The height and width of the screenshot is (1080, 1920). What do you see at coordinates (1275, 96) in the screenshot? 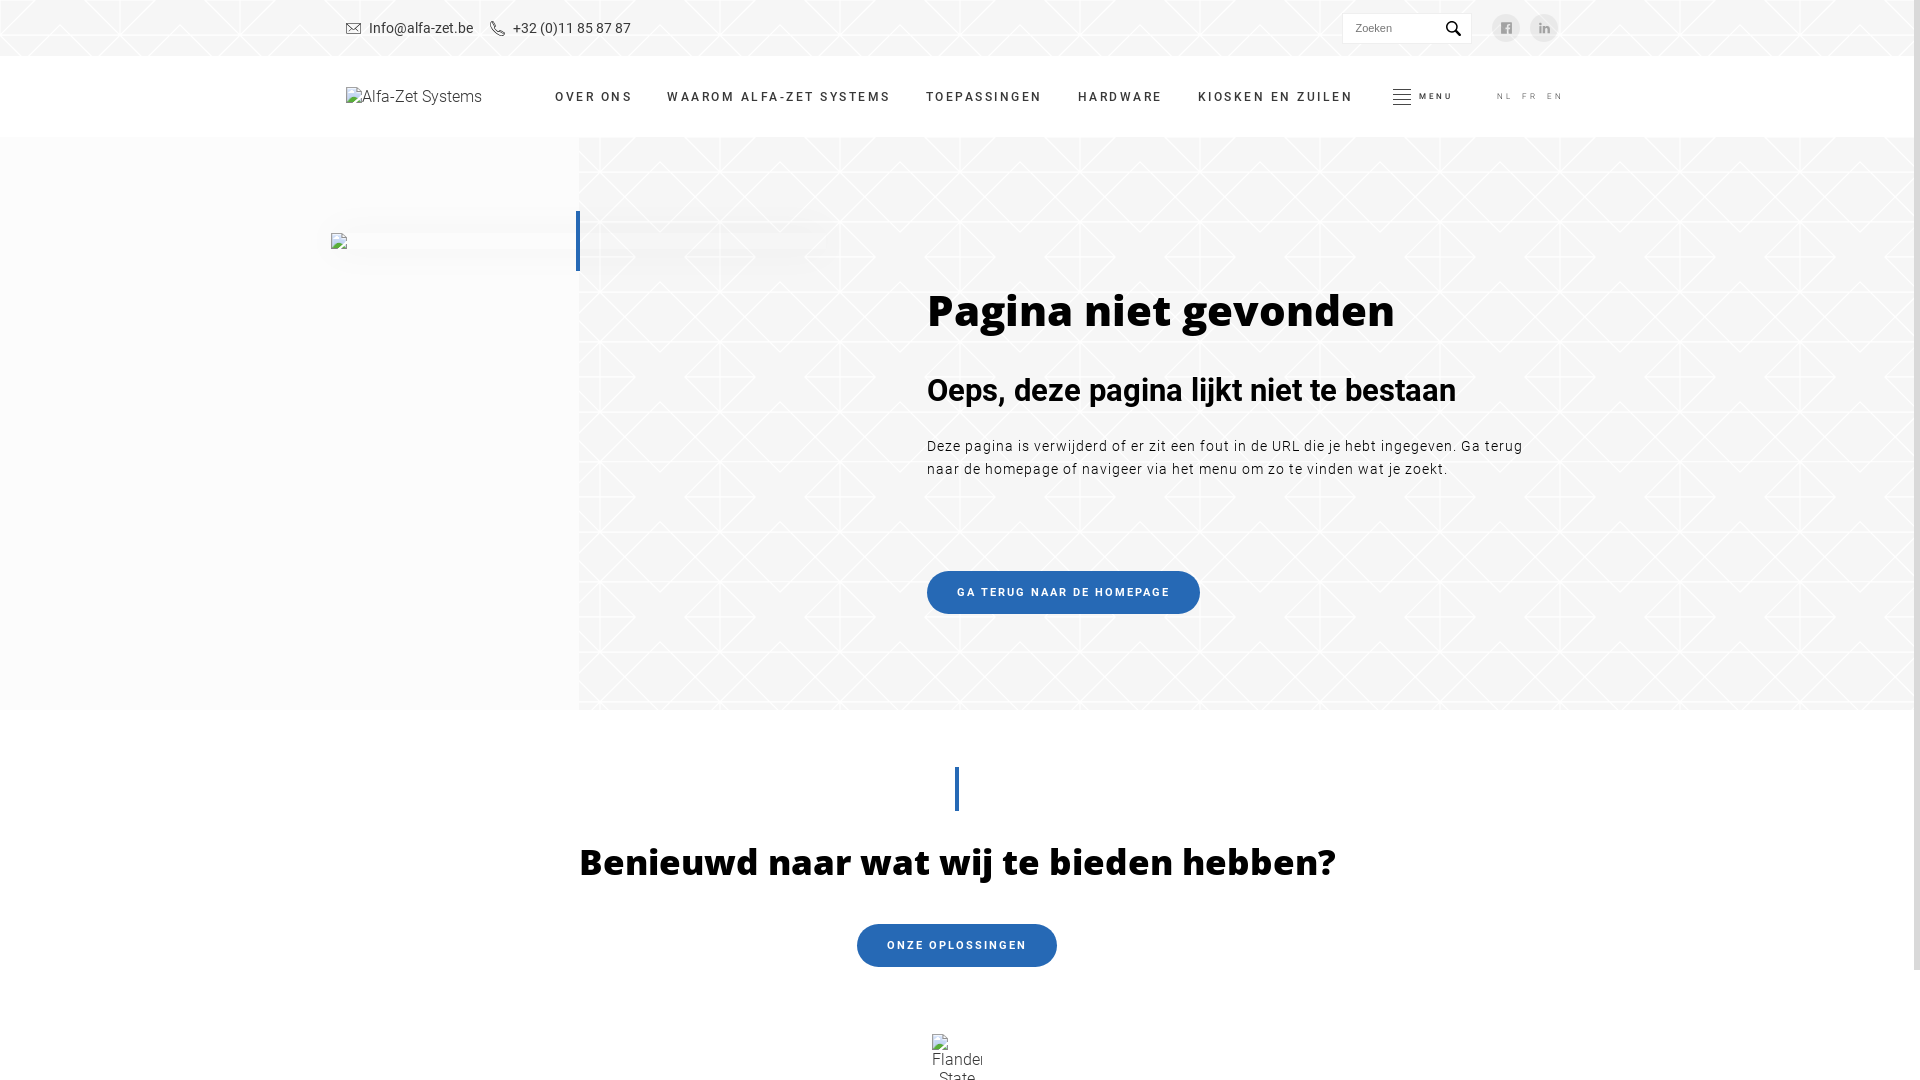
I see `'KIOSKEN EN ZUILEN'` at bounding box center [1275, 96].